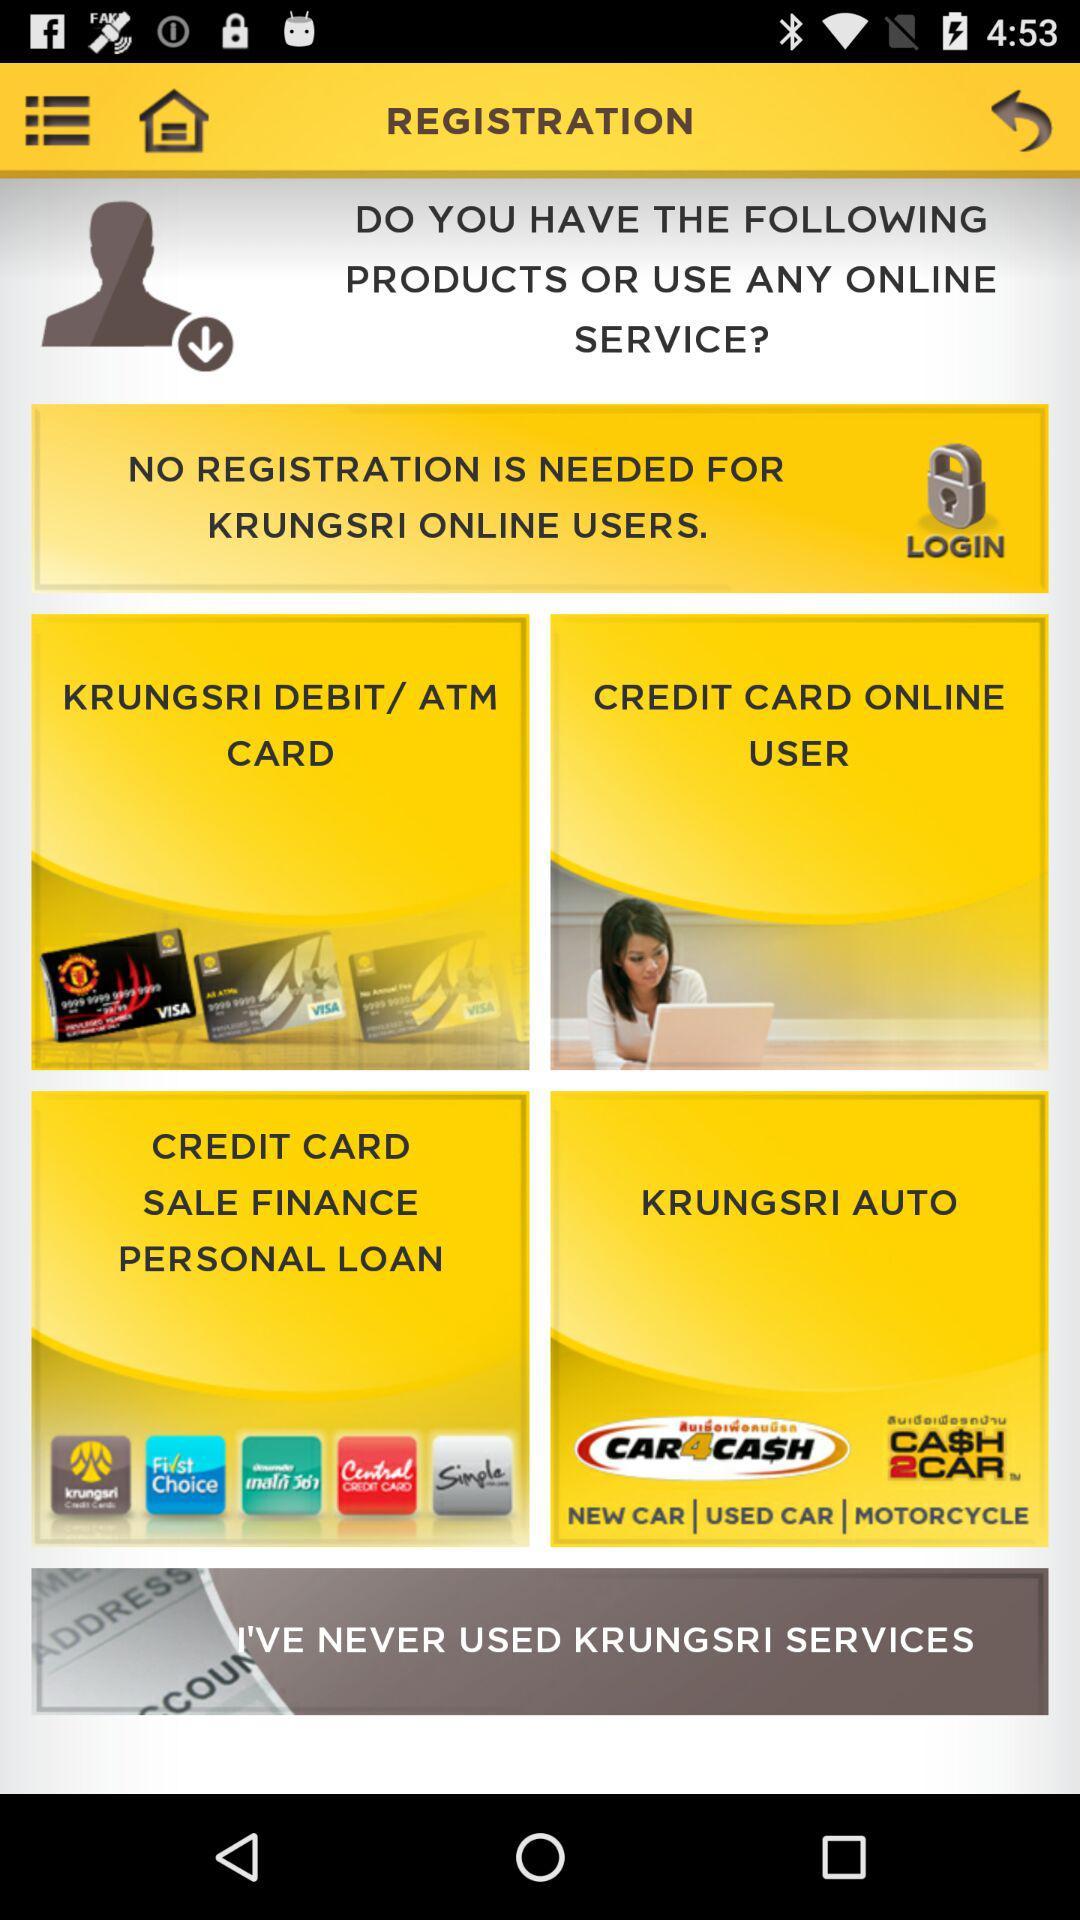 Image resolution: width=1080 pixels, height=1920 pixels. I want to click on home page, so click(172, 119).